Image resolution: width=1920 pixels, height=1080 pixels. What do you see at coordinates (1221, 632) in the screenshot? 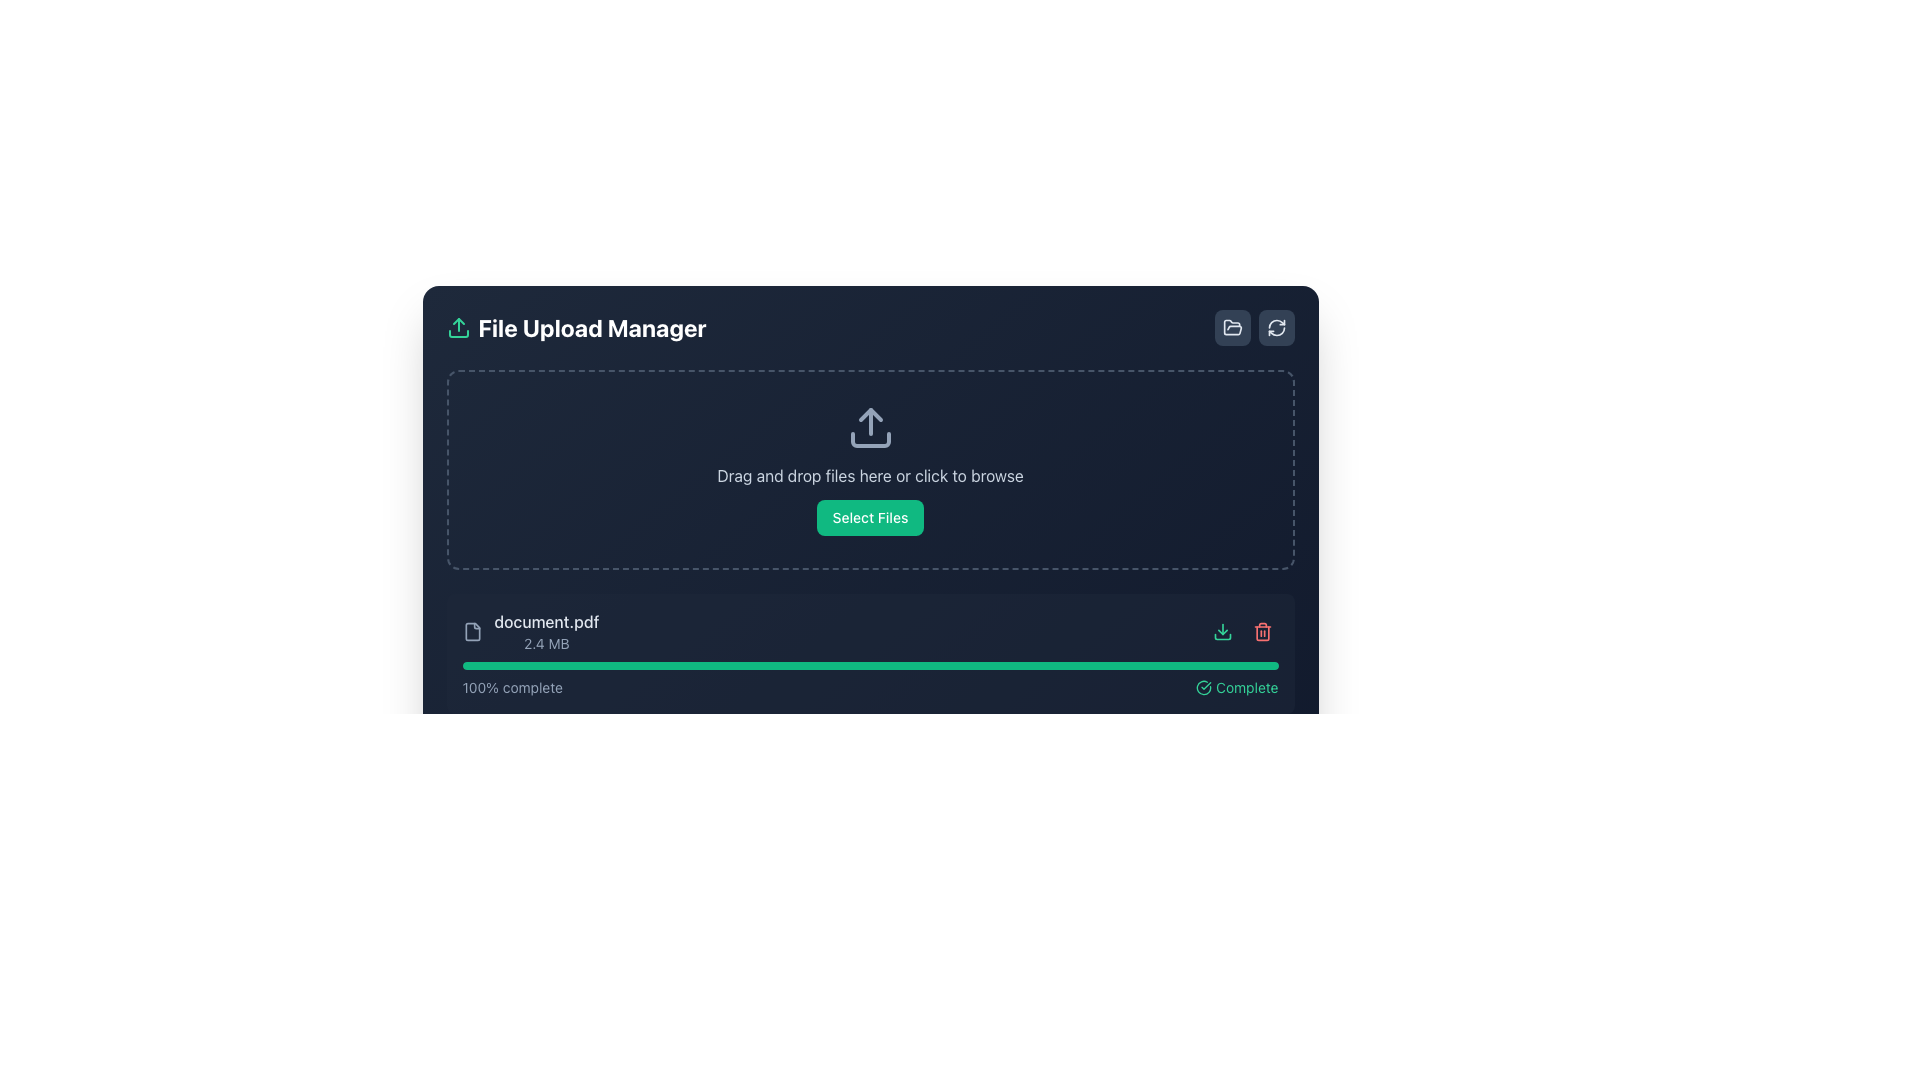
I see `the download icon, which is represented by a green downward arrow into a line, located at the bottom right corner of a file entry in the upload manager` at bounding box center [1221, 632].